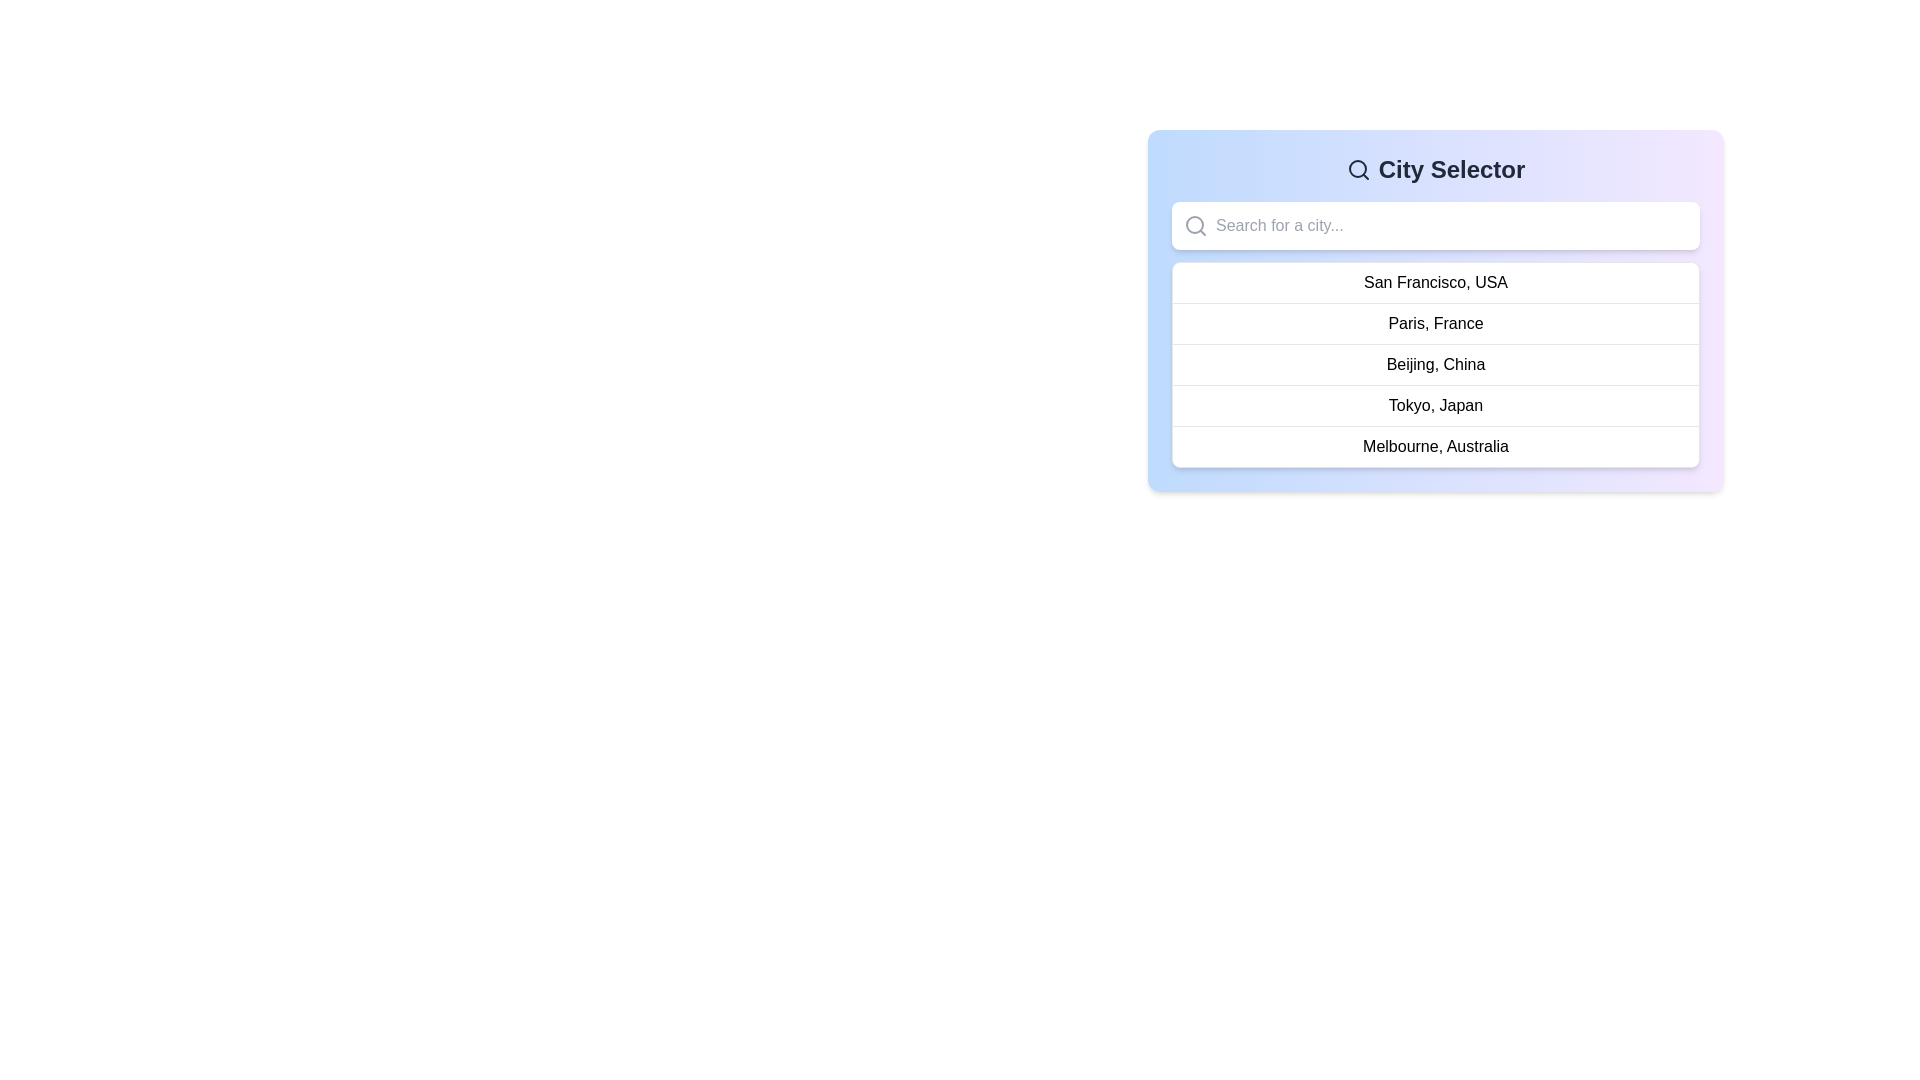  I want to click on the interactive search bar with placeholder 'Search for a city...', so click(1434, 225).